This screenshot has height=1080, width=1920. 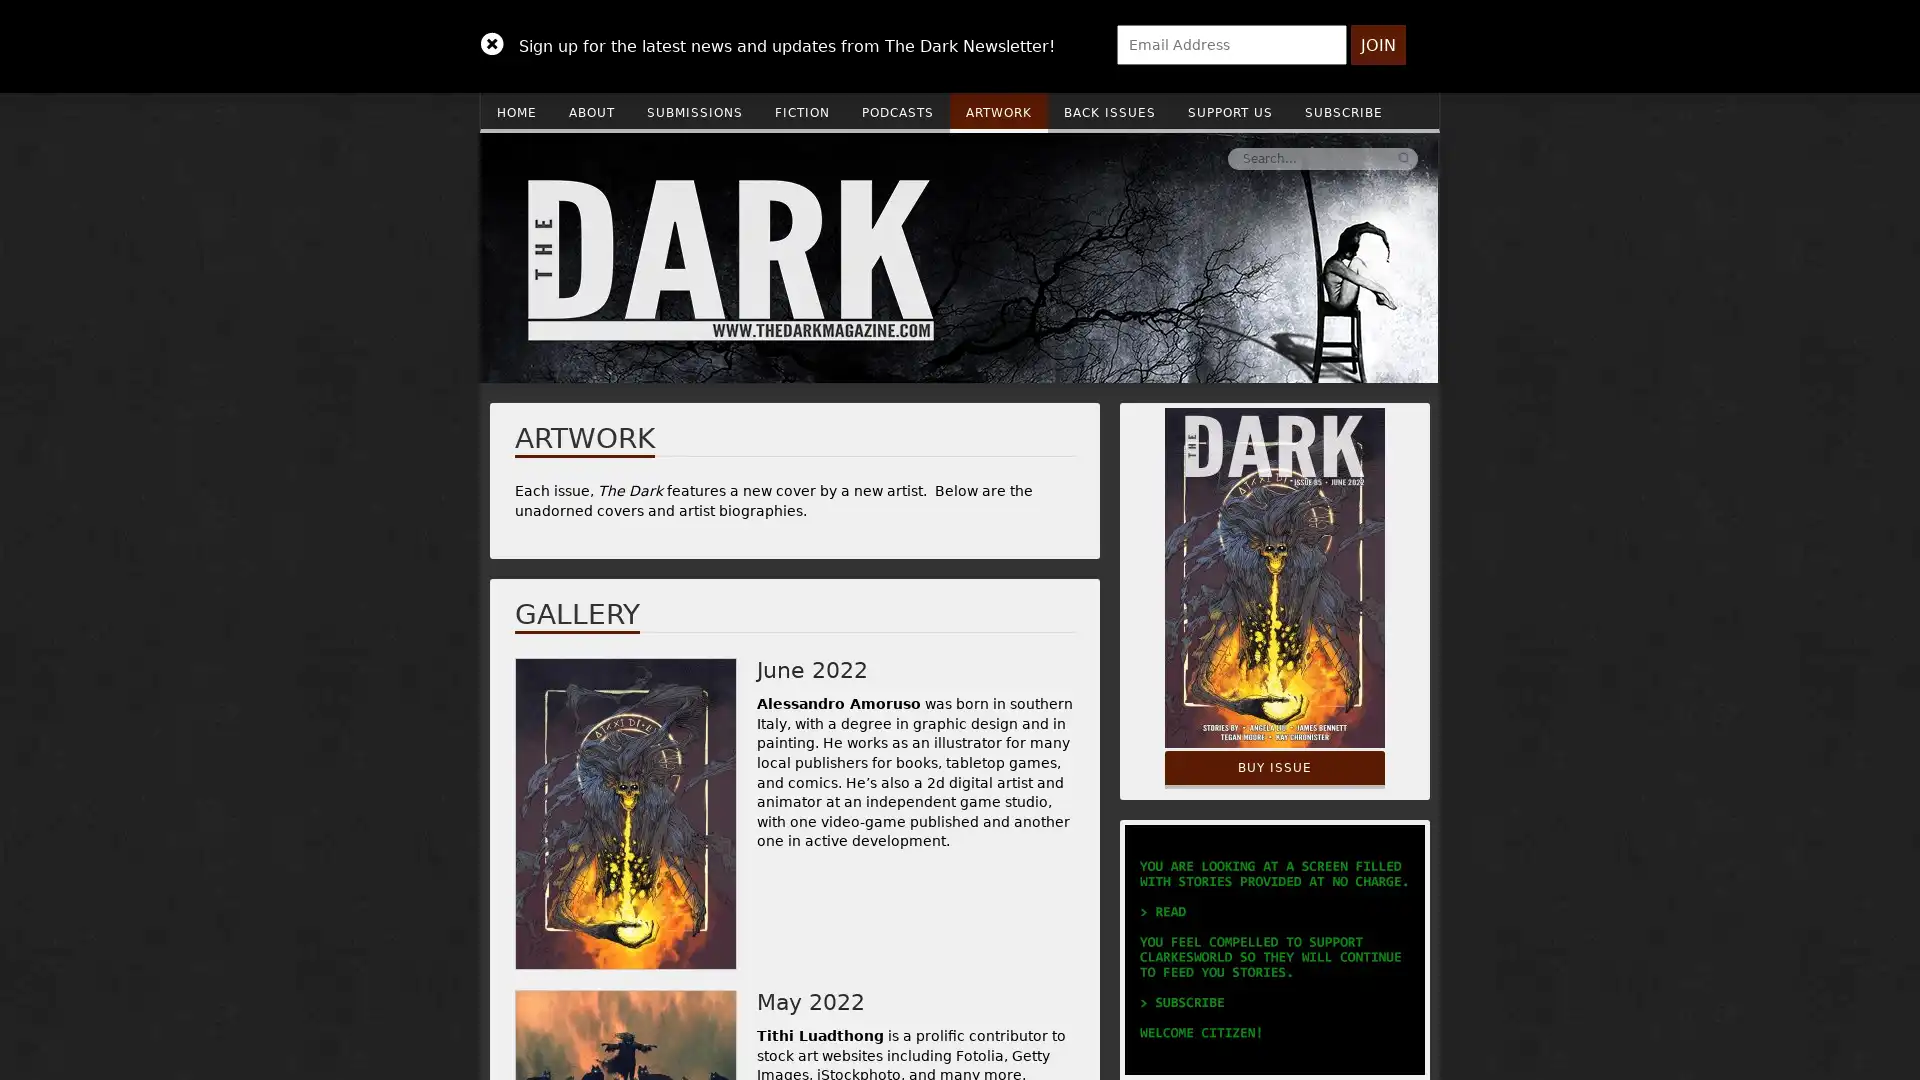 I want to click on Search, so click(x=1103, y=157).